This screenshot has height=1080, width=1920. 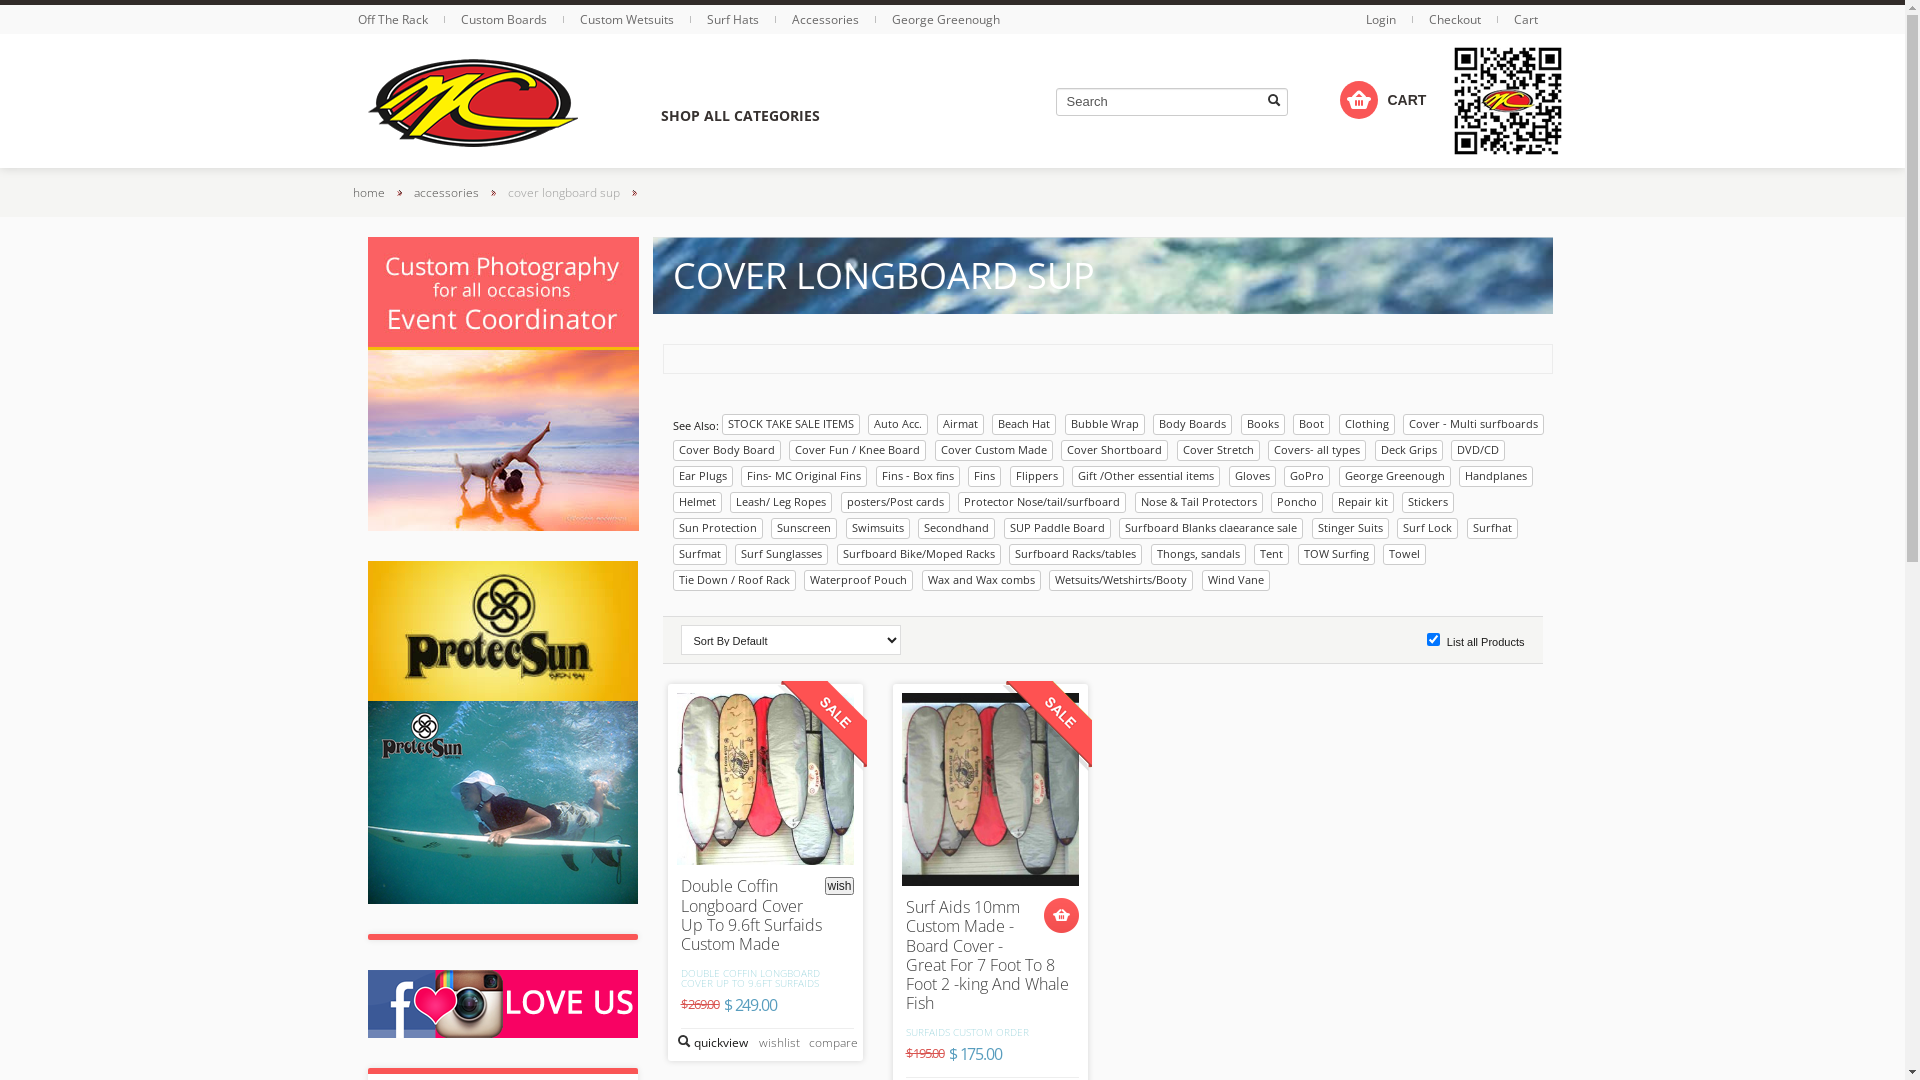 I want to click on 'Protector Nose/tail/surfboard', so click(x=1040, y=501).